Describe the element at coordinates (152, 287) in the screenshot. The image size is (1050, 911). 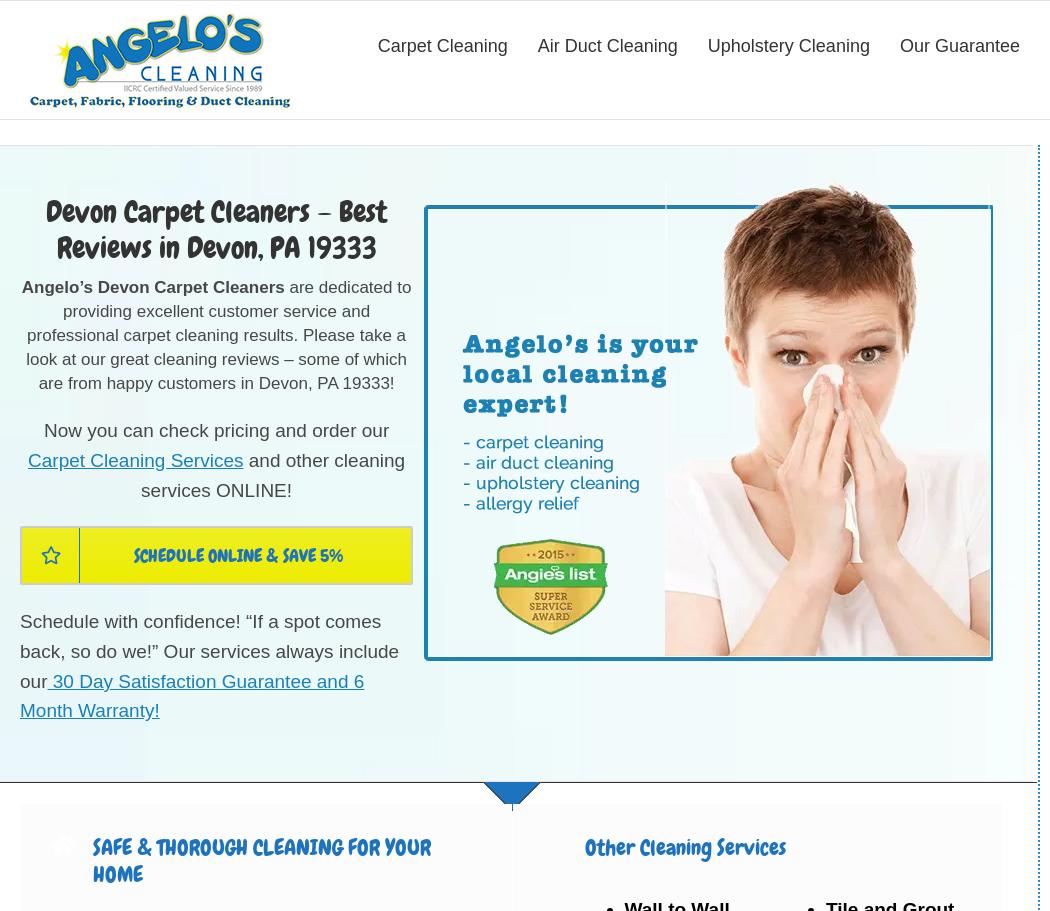
I see `'Angelo’s Devon Carpet Cleaners'` at that location.